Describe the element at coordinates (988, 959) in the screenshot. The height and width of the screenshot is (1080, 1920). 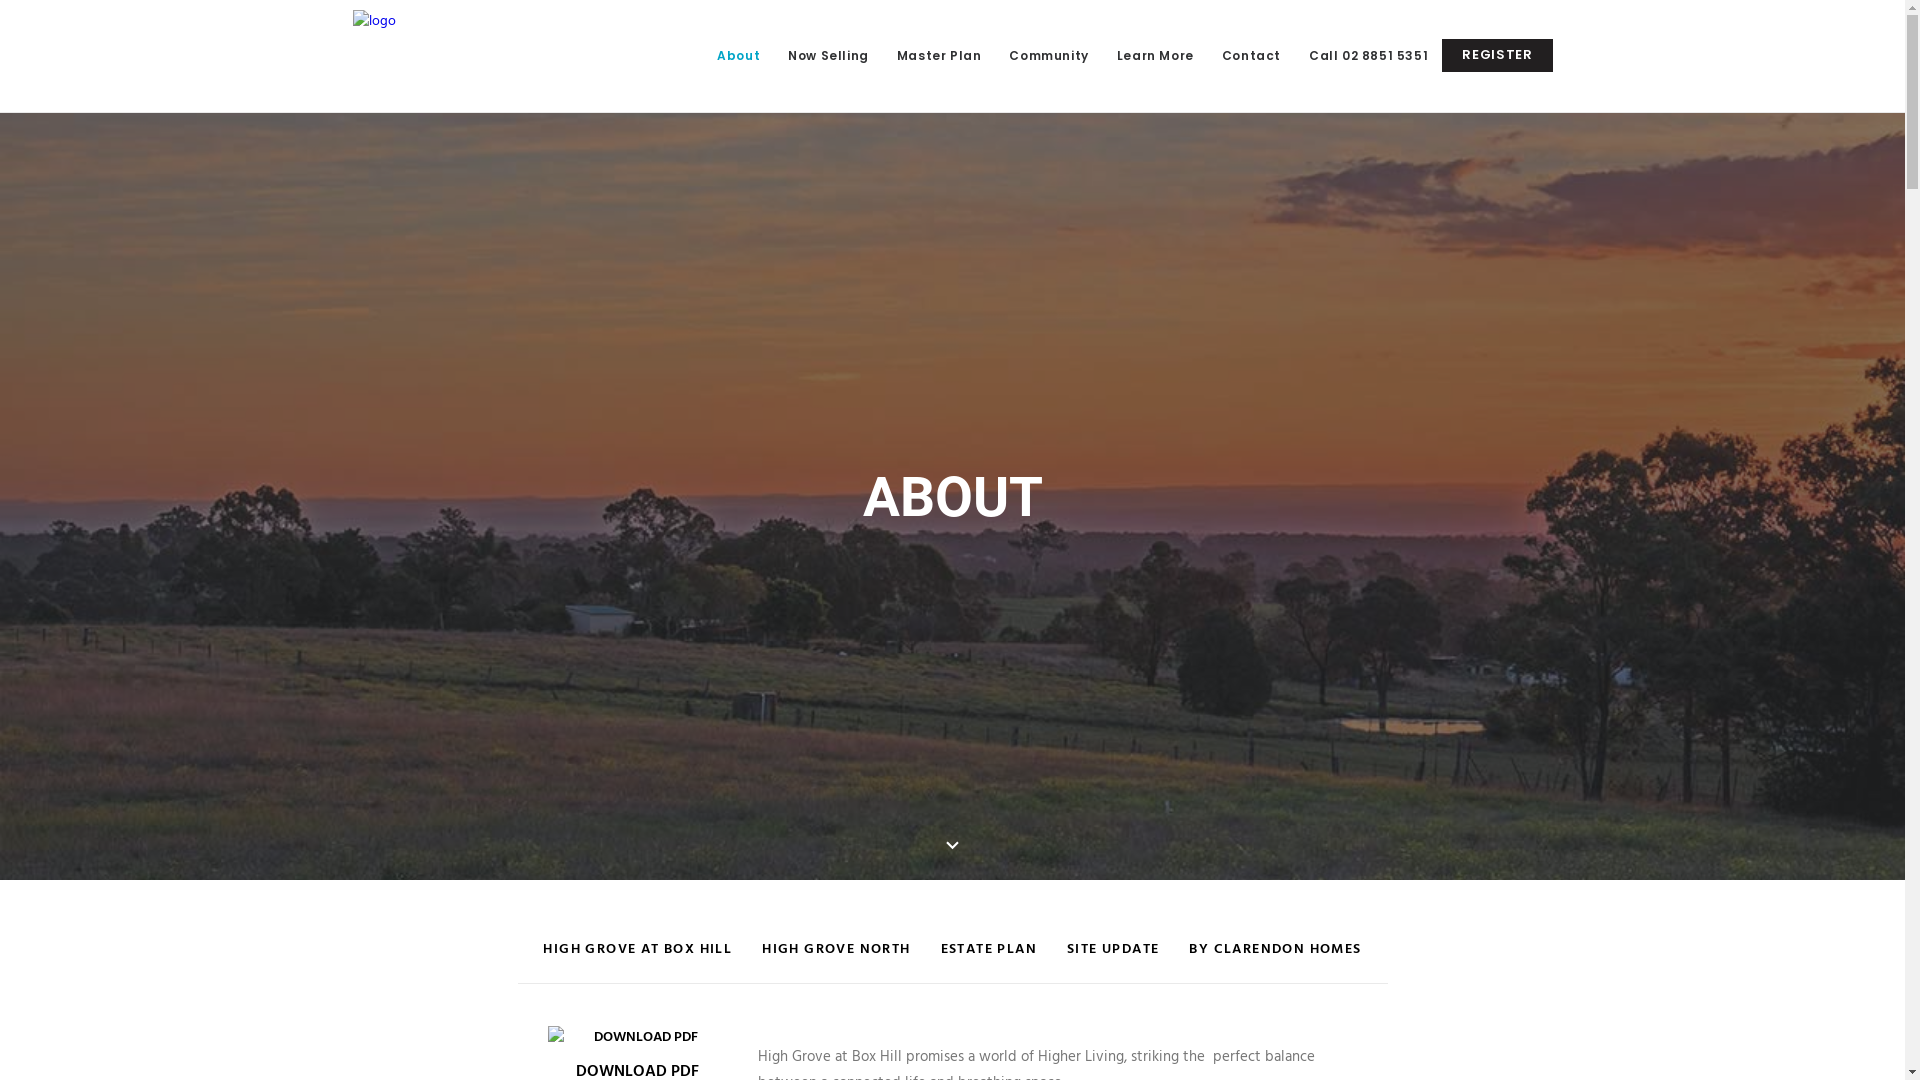
I see `'ESTATE PLAN'` at that location.